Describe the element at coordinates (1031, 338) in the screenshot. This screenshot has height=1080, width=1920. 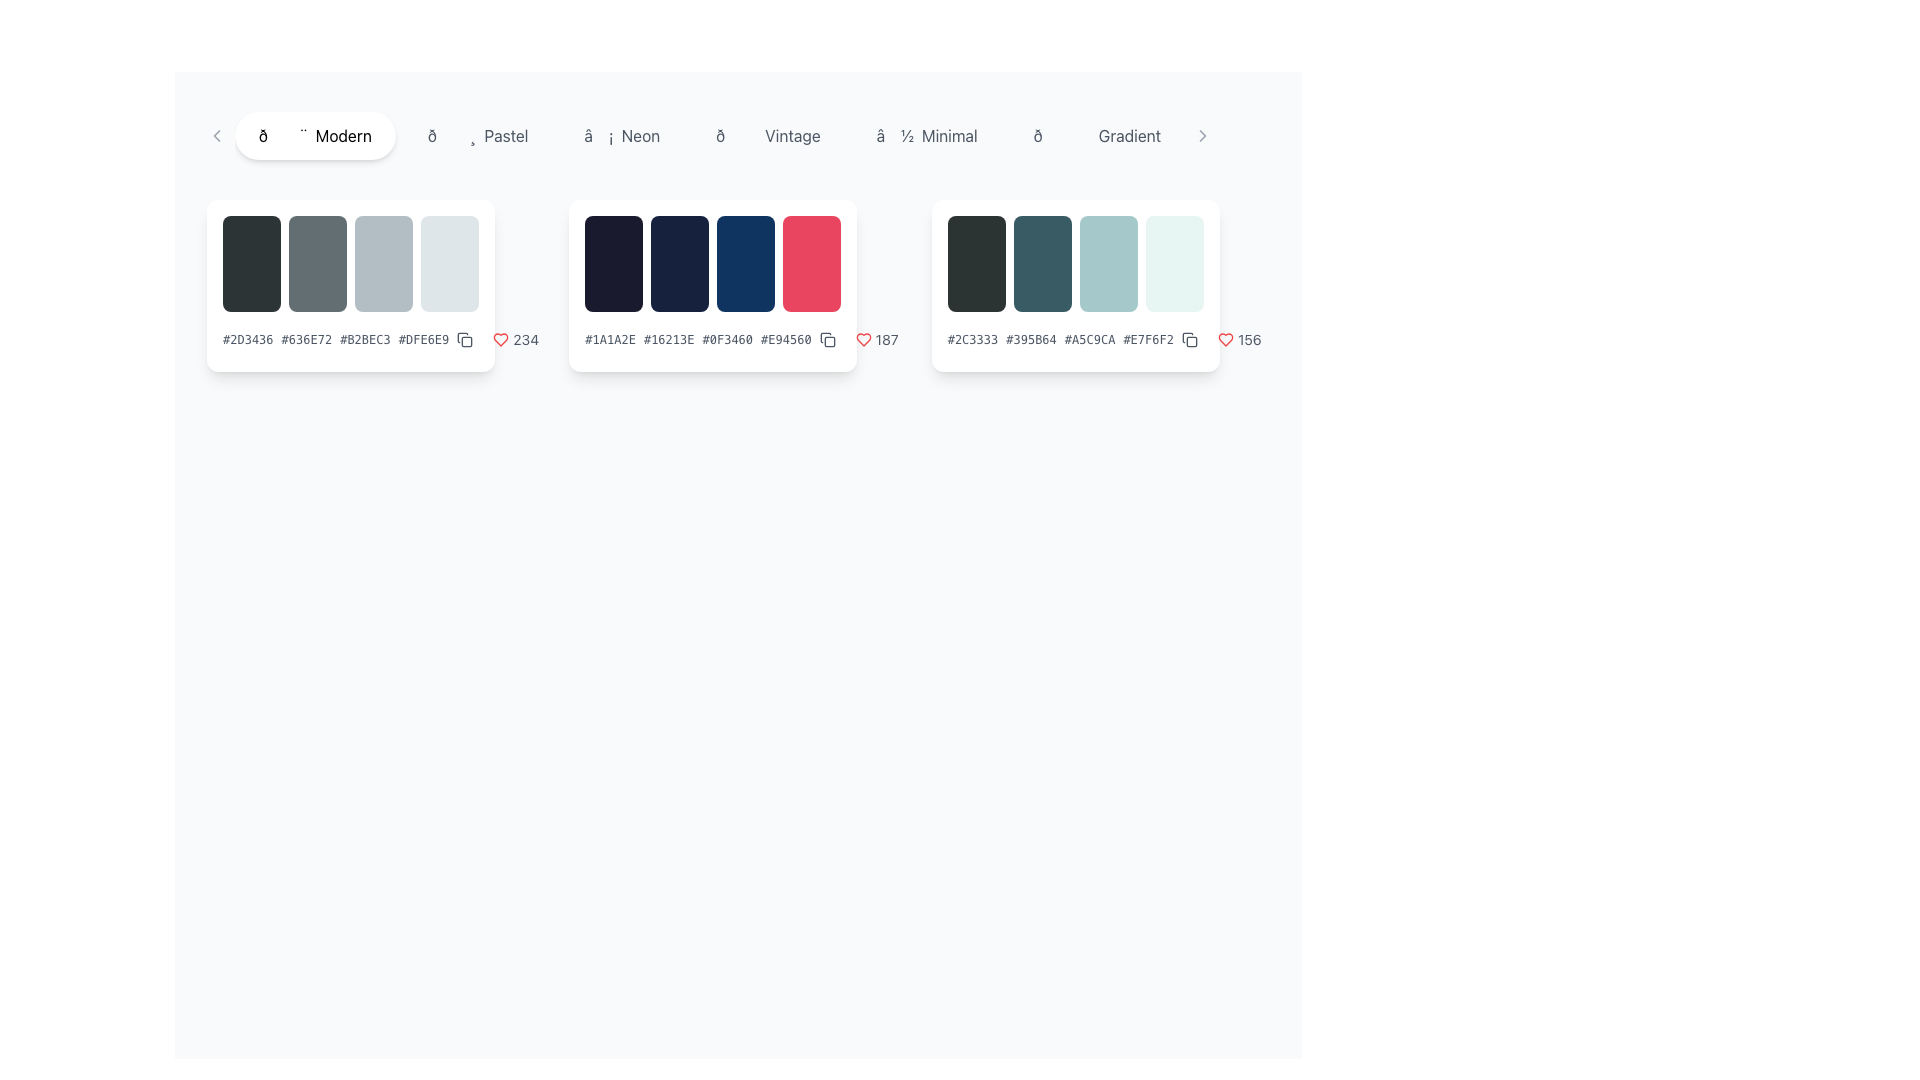
I see `the static text label displaying the hexadecimal color code '#395B64', which is the second element in a horizontal list of four similar elements` at that location.